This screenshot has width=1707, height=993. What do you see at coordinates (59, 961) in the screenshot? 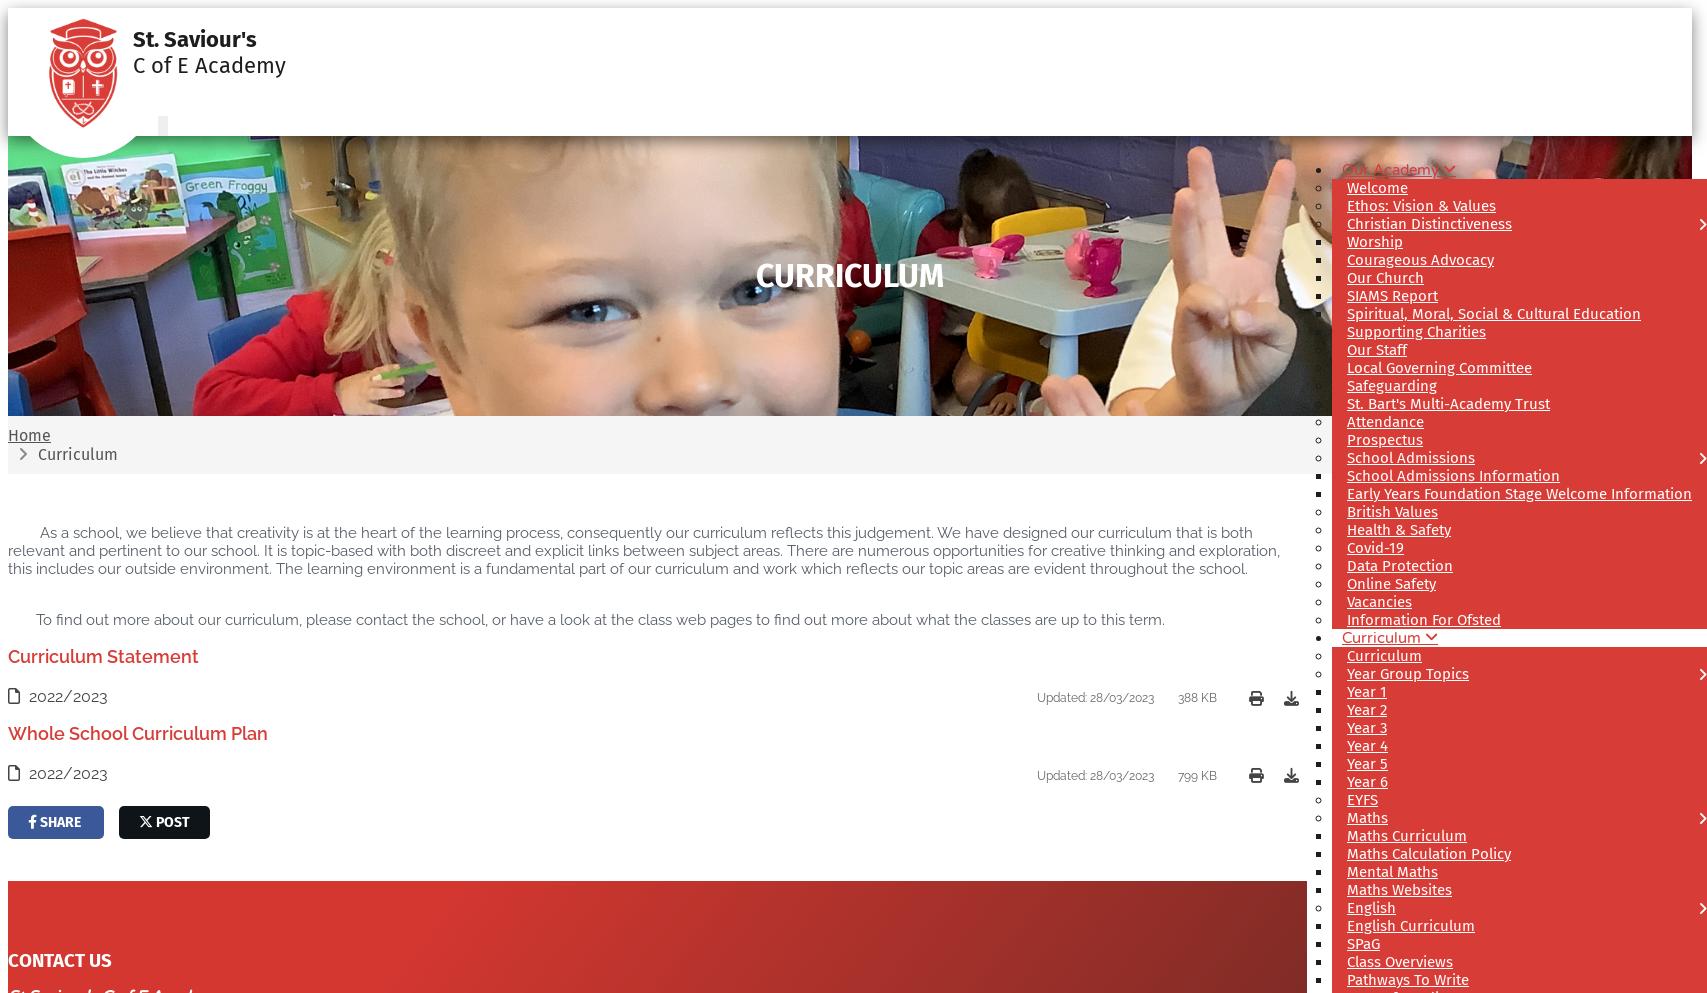
I see `'Contact Us'` at bounding box center [59, 961].